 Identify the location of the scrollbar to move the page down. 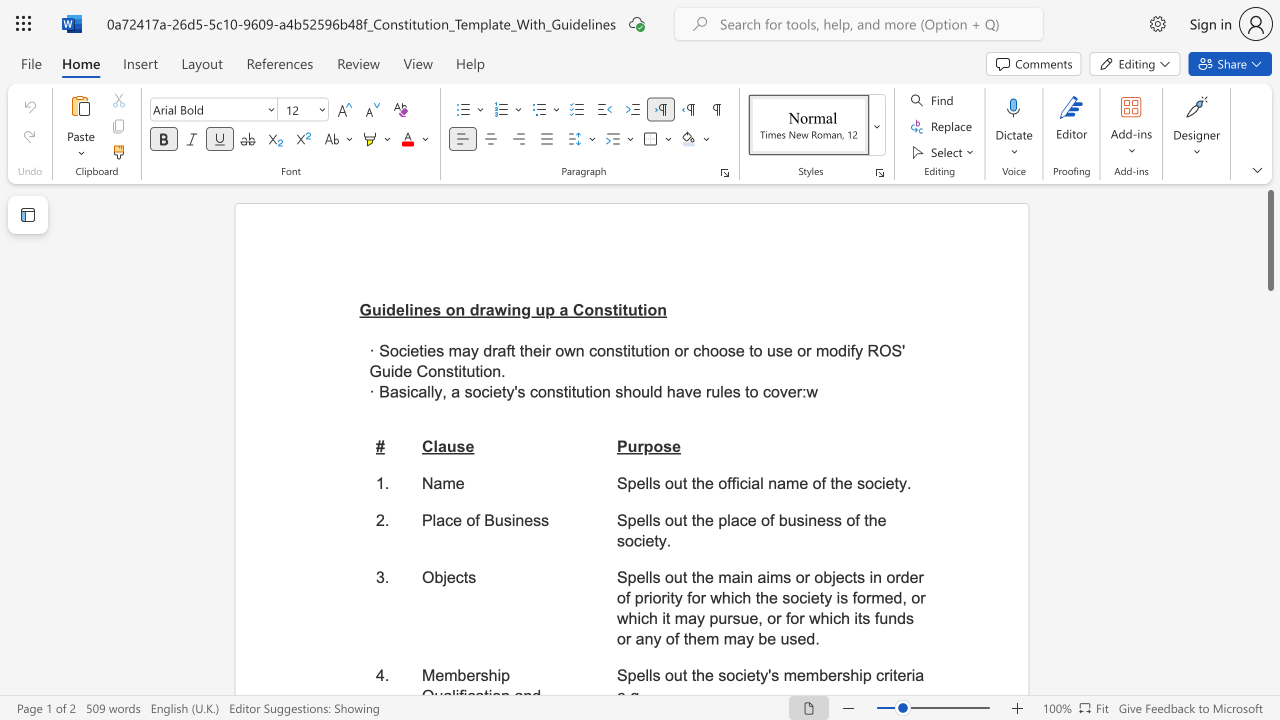
(1269, 550).